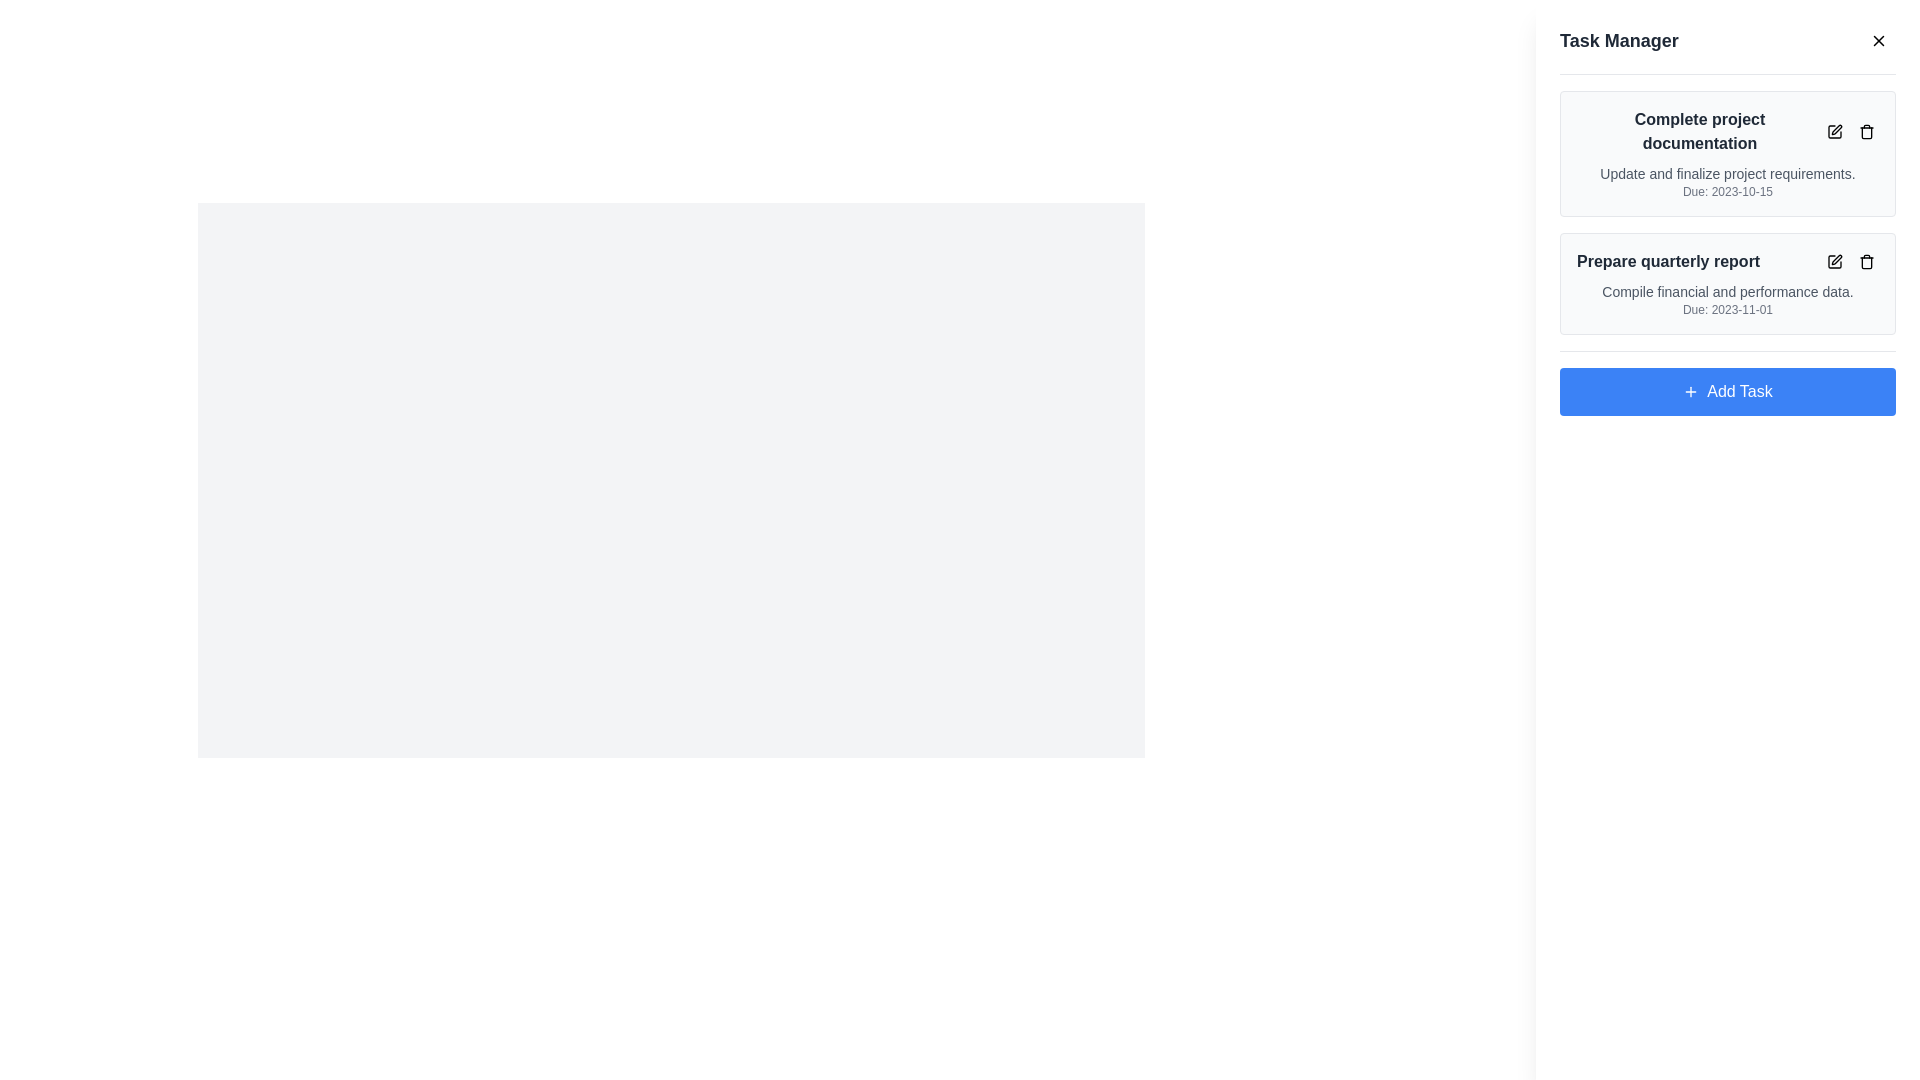  Describe the element at coordinates (1727, 383) in the screenshot. I see `the prominent rectangular 'Add Task' button with a blue background and white text` at that location.